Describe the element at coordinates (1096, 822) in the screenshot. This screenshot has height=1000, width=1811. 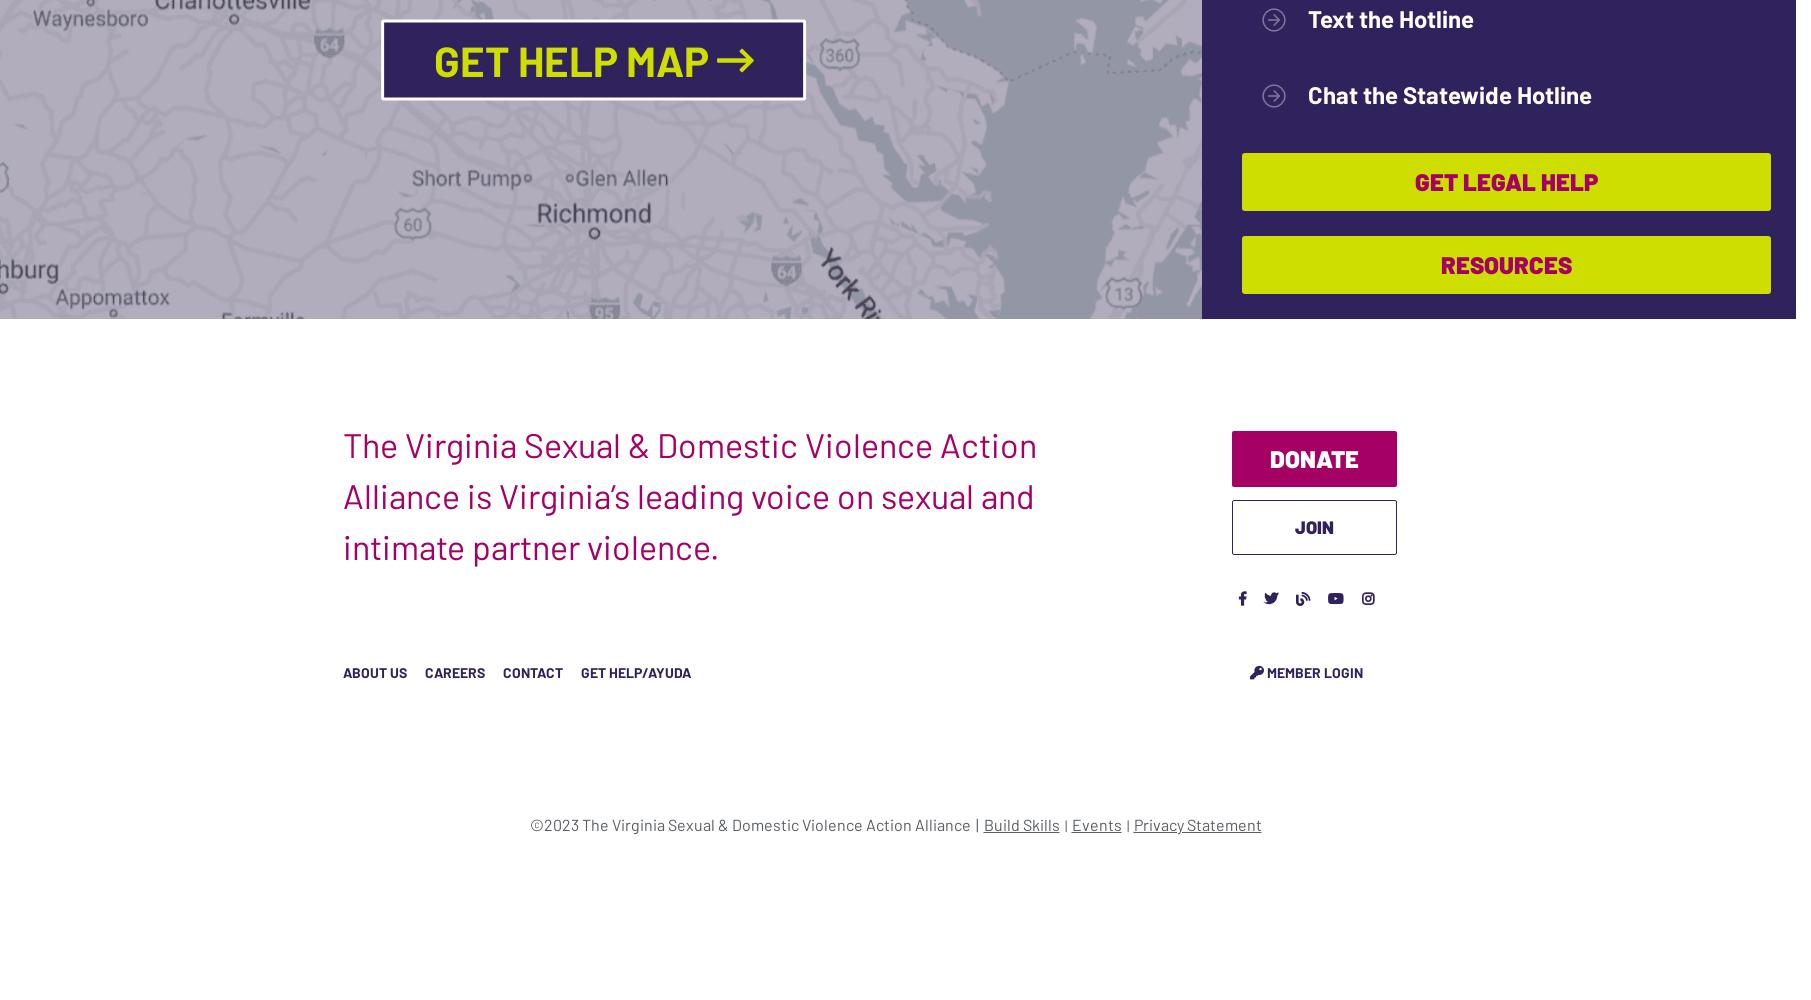
I see `'Events'` at that location.